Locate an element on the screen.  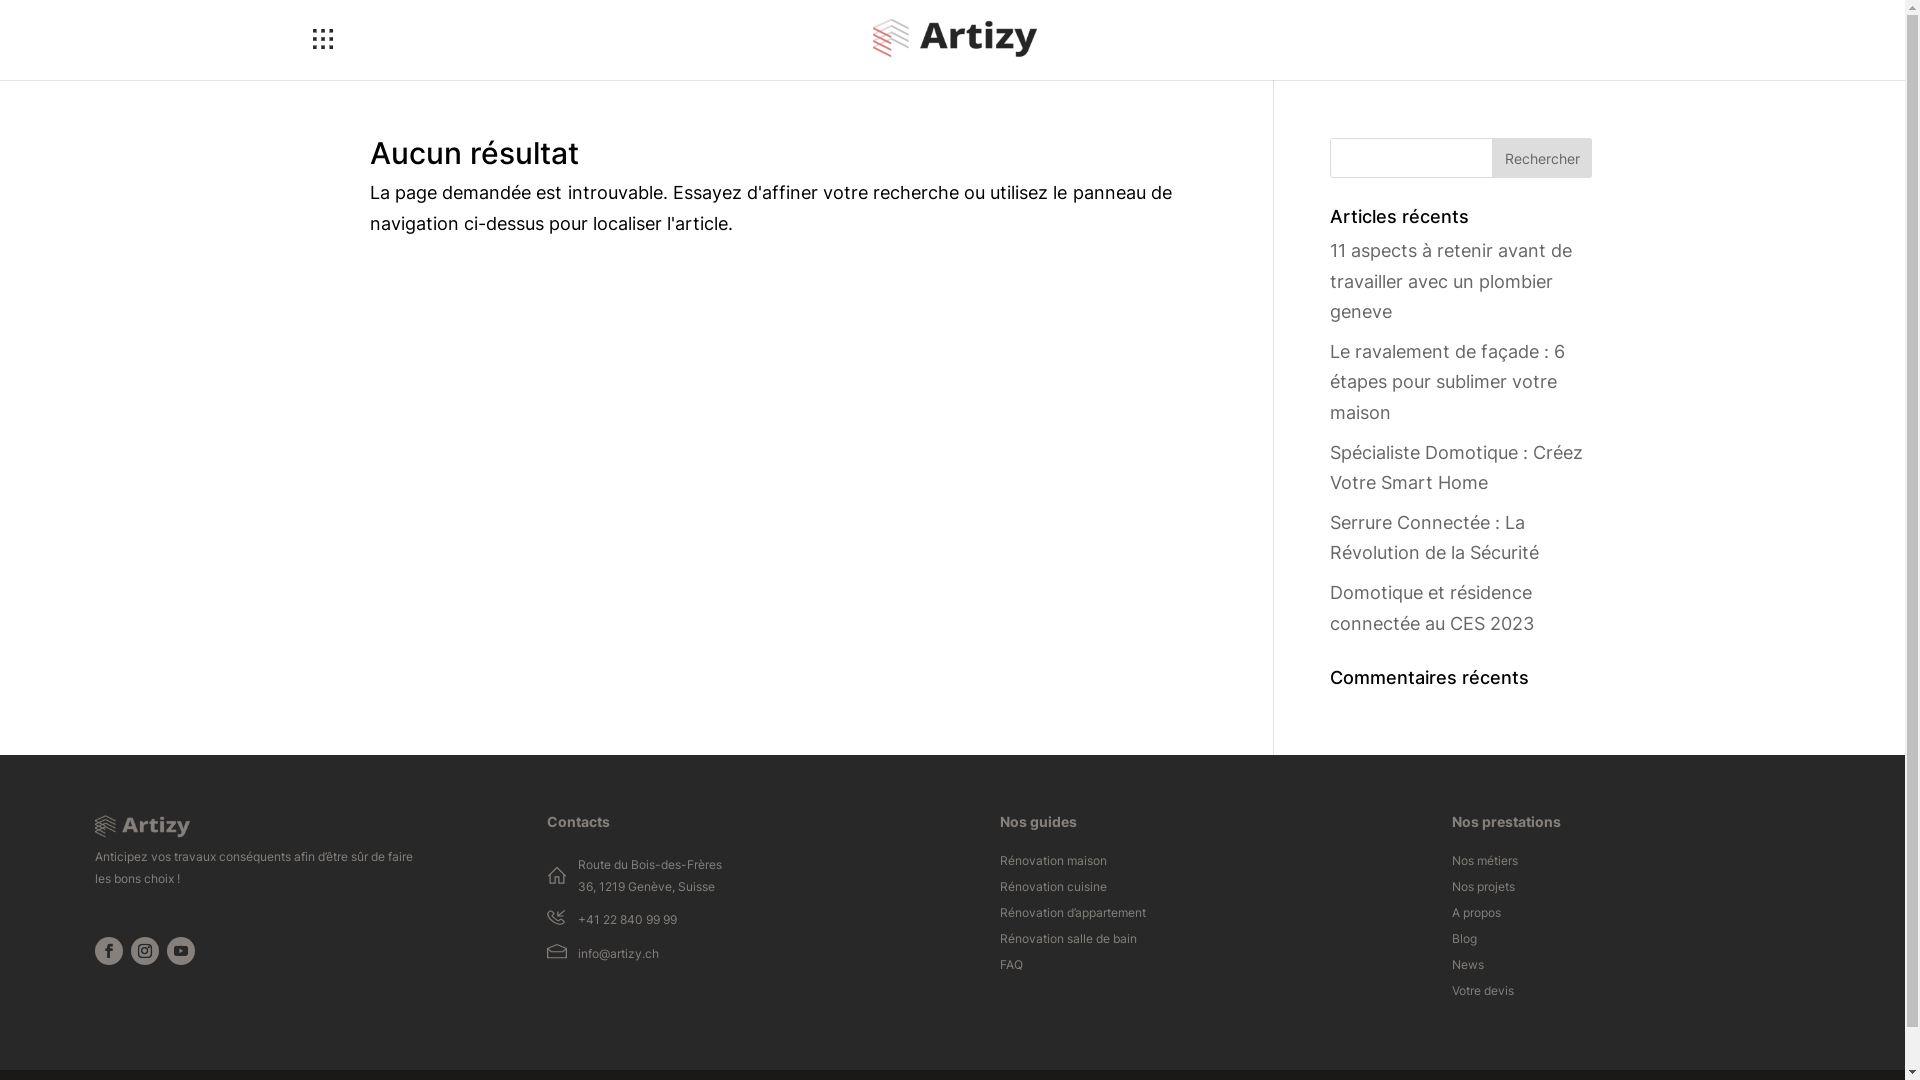
'News' is located at coordinates (1468, 967).